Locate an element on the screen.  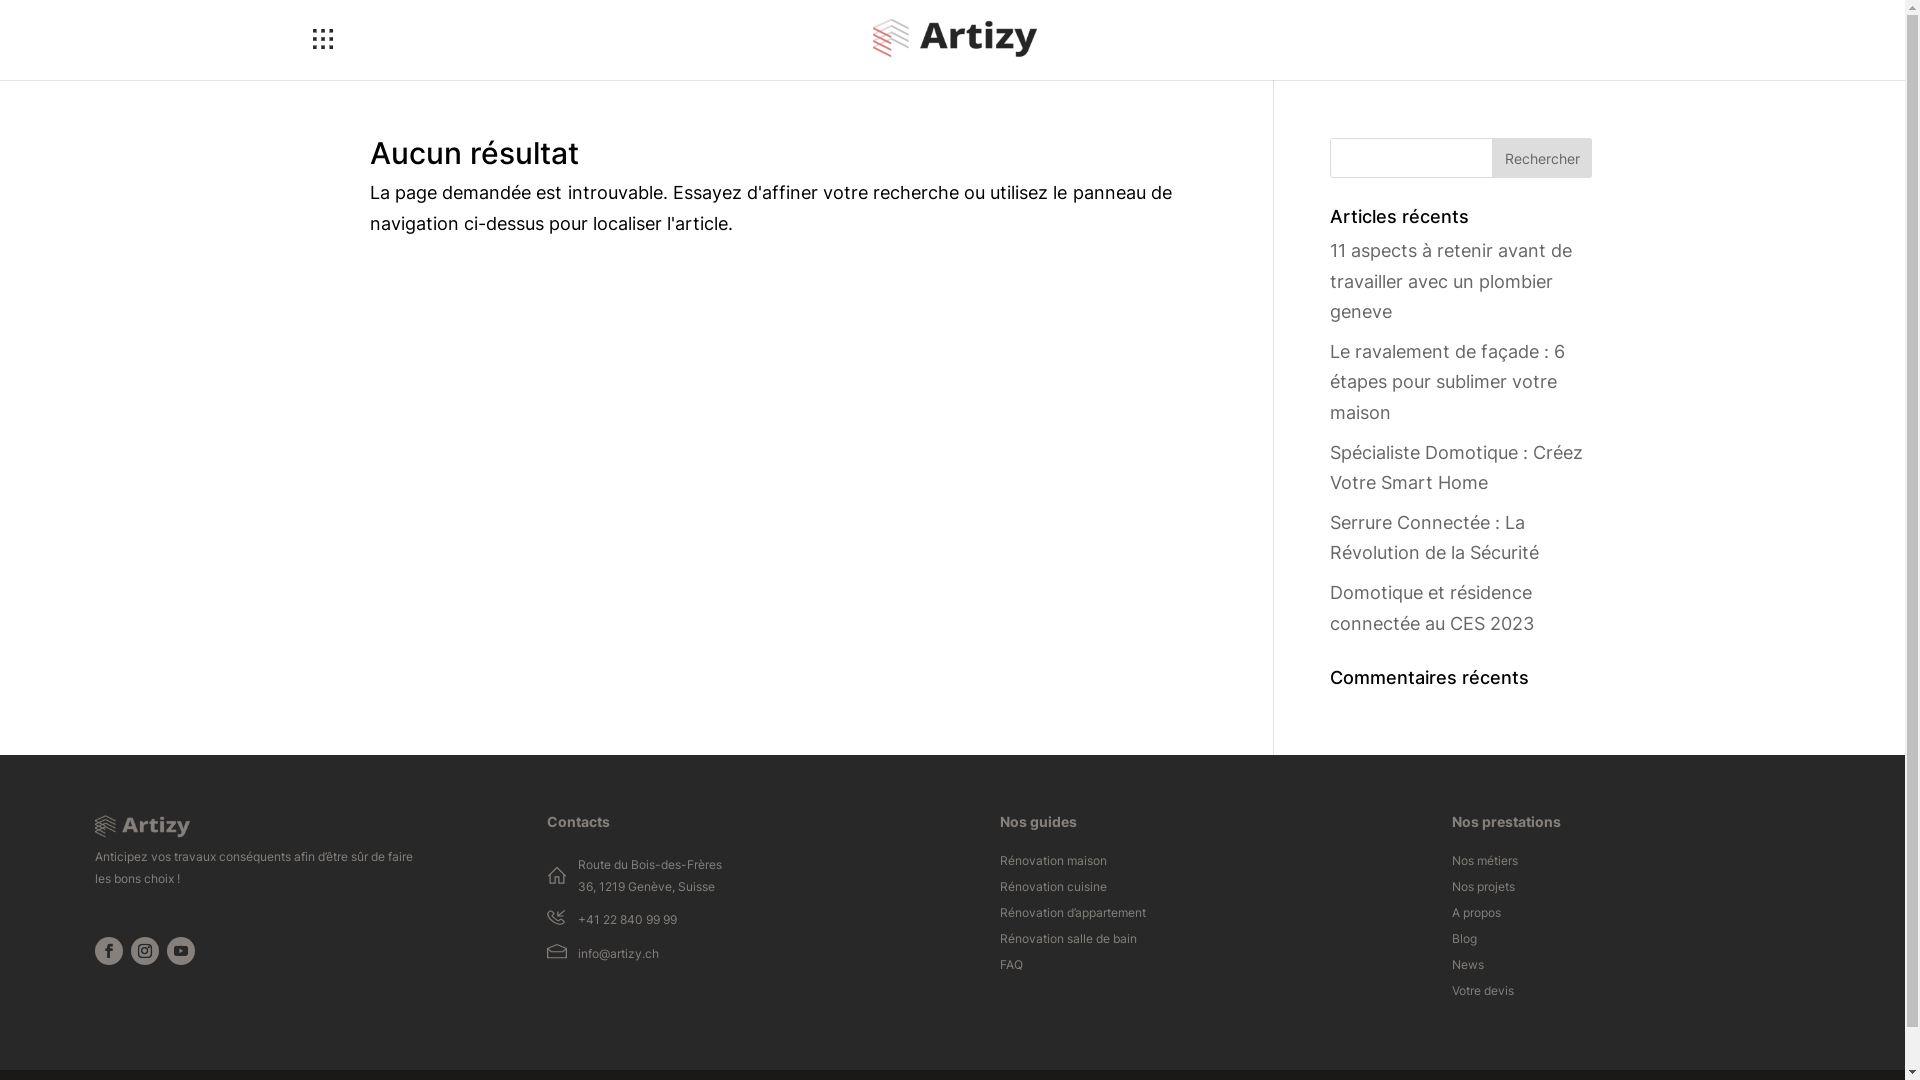
'News' is located at coordinates (1468, 967).